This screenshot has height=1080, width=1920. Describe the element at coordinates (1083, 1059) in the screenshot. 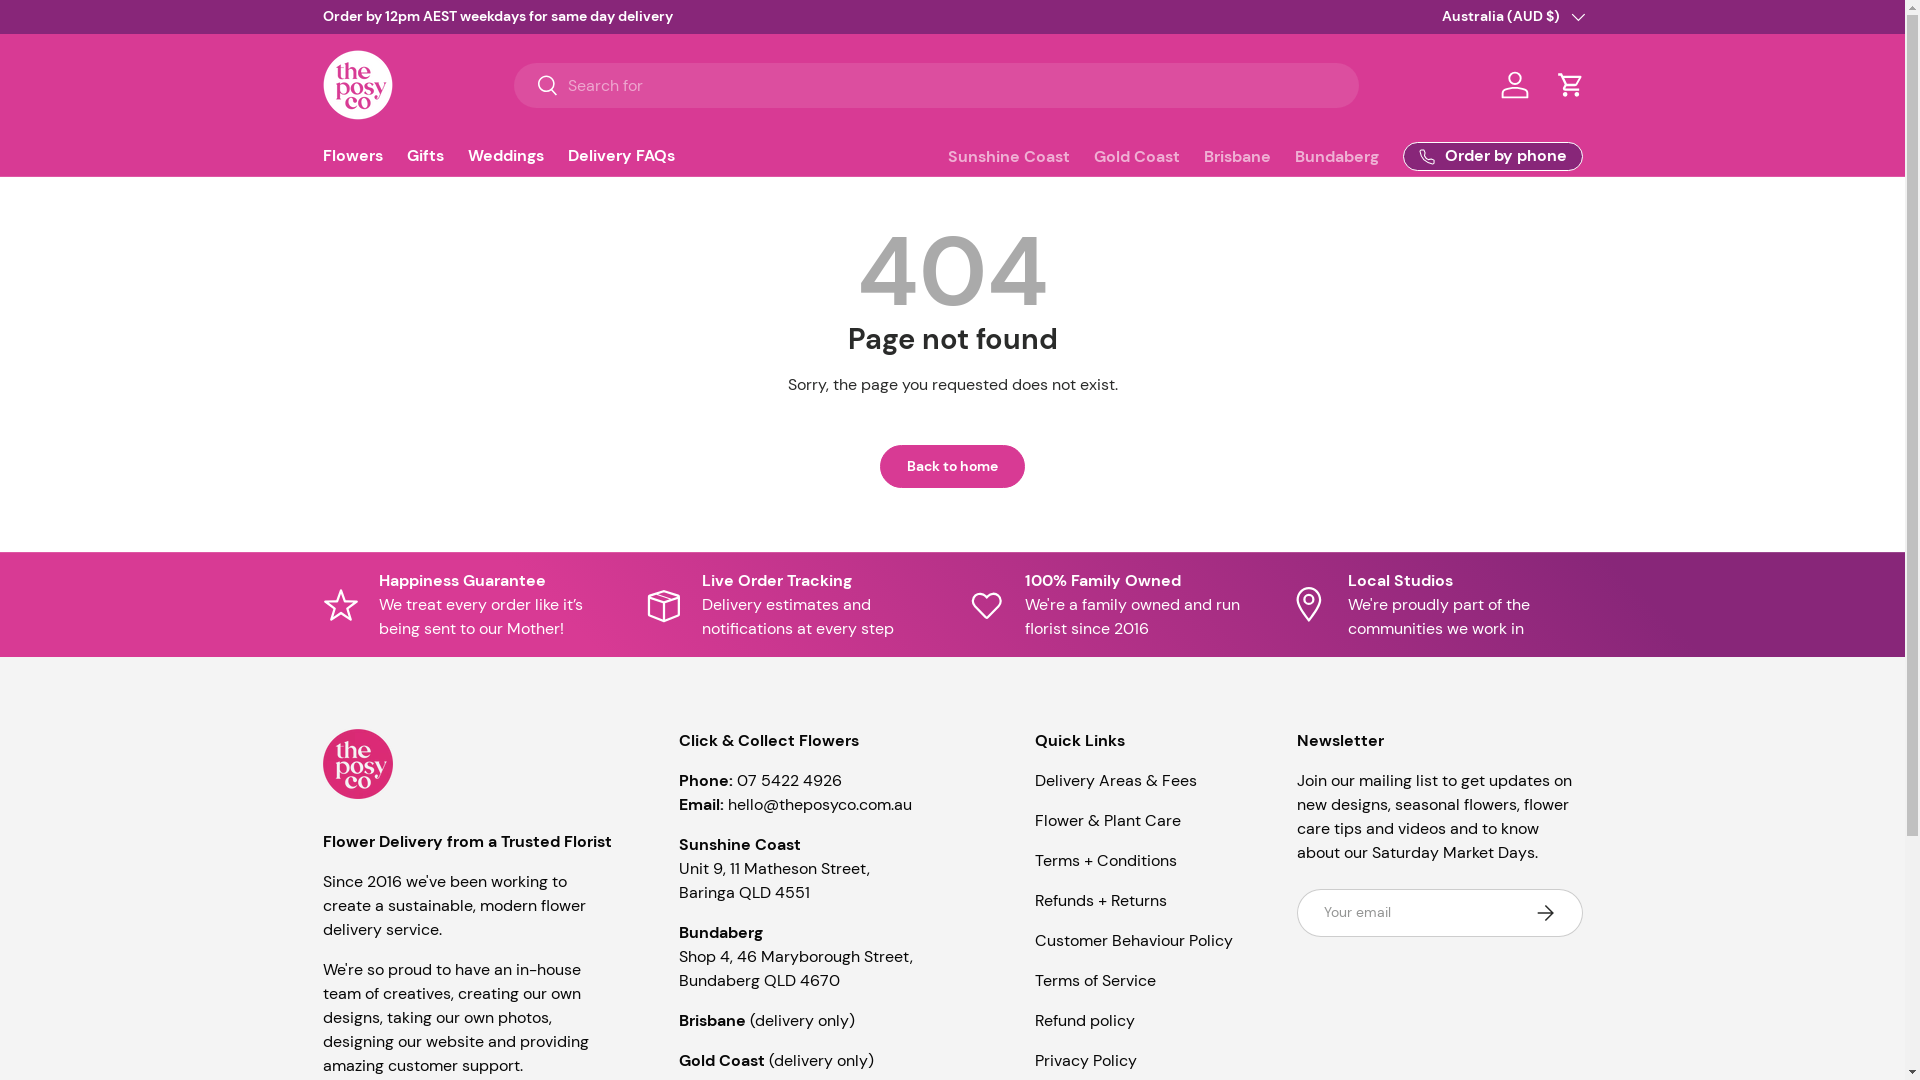

I see `'Privacy Policy'` at that location.